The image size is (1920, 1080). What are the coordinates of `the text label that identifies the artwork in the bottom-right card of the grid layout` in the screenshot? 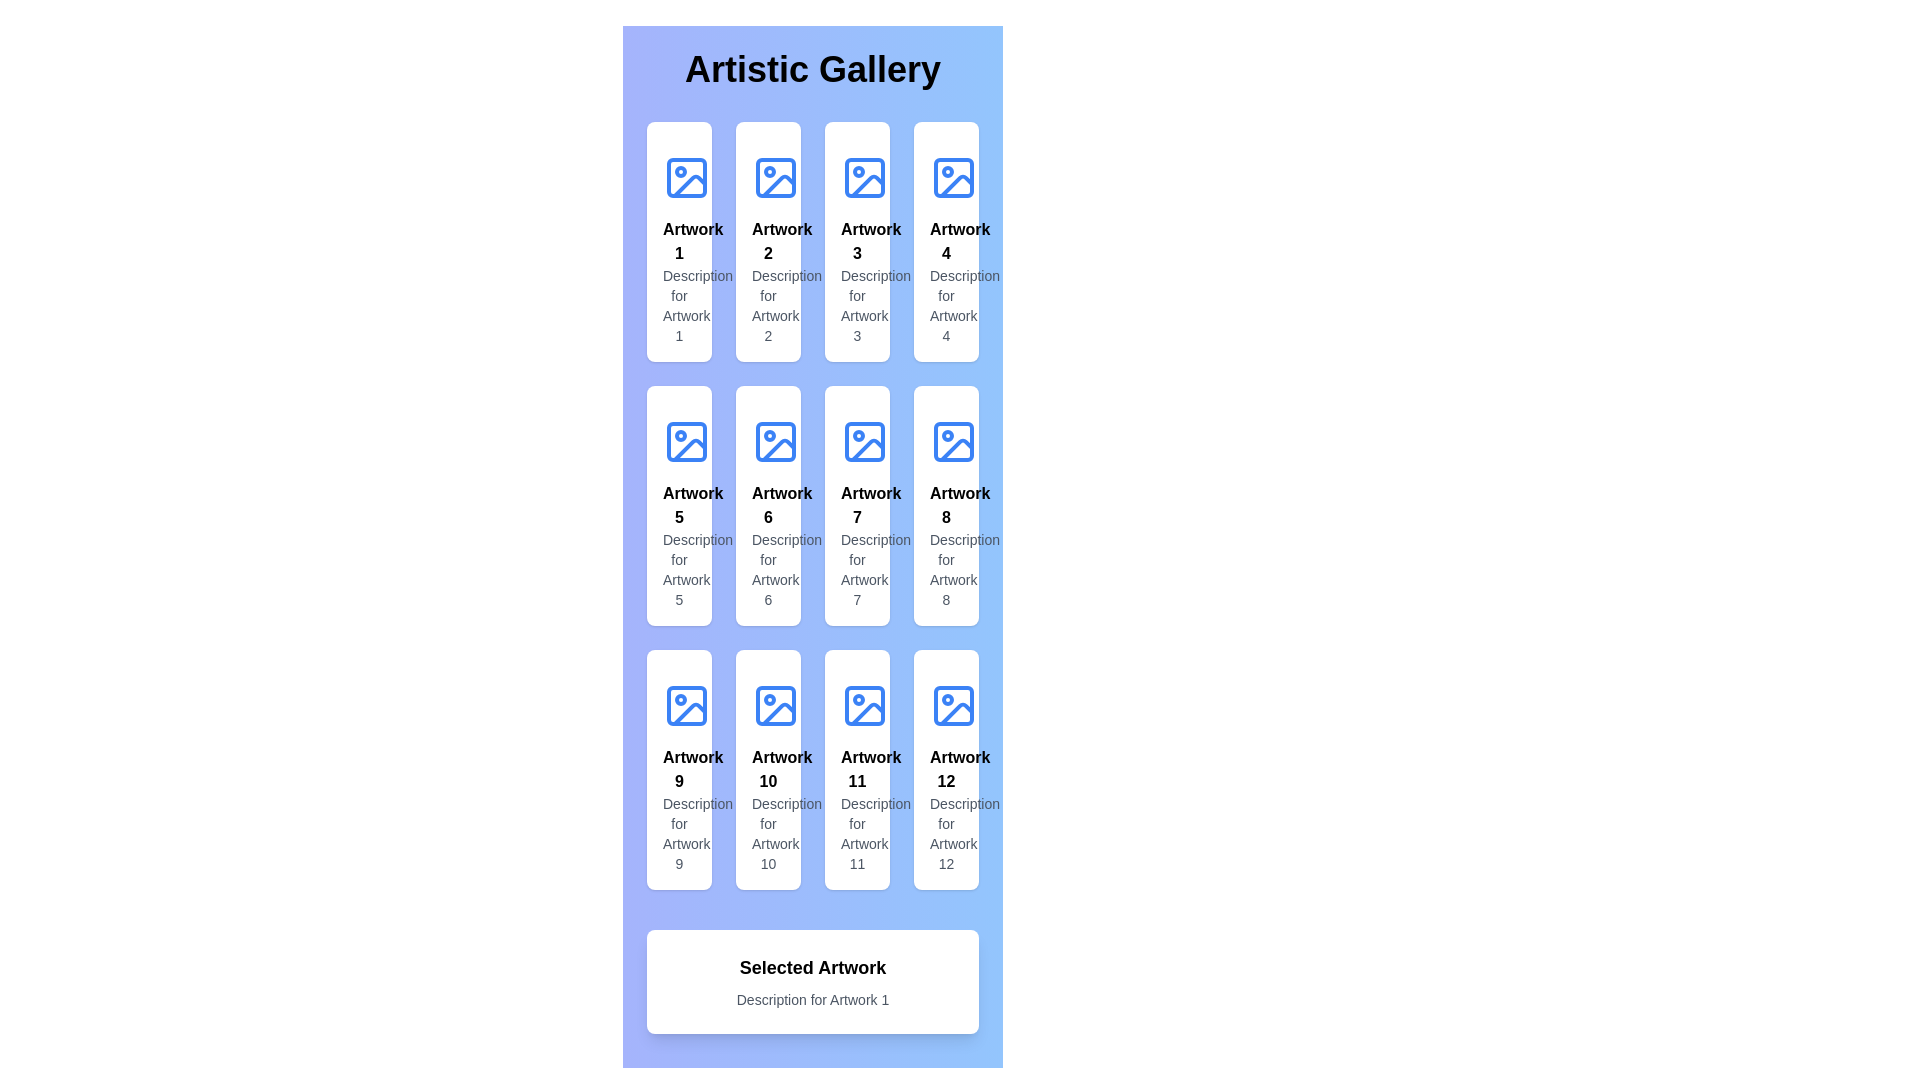 It's located at (945, 769).